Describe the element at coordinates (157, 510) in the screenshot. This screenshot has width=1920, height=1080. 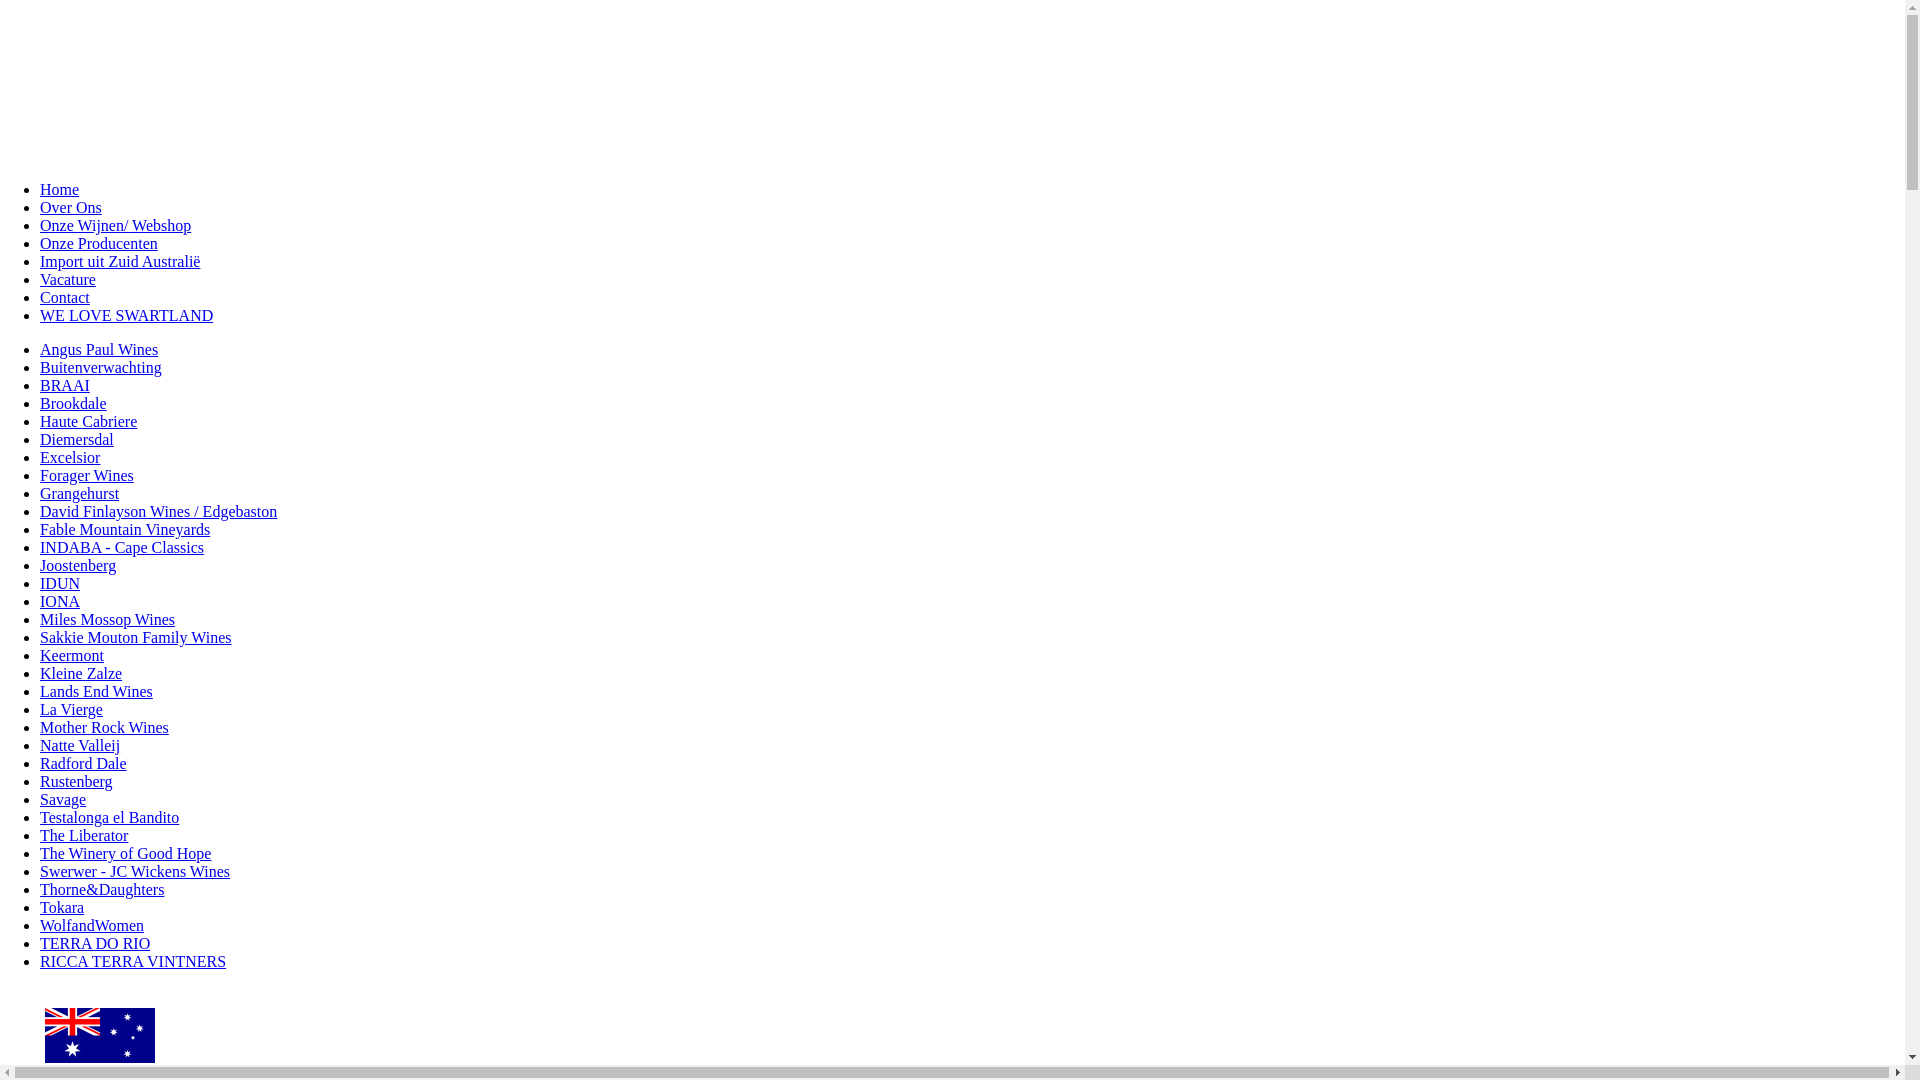
I see `'David Finlayson Wines / Edgebaston'` at that location.